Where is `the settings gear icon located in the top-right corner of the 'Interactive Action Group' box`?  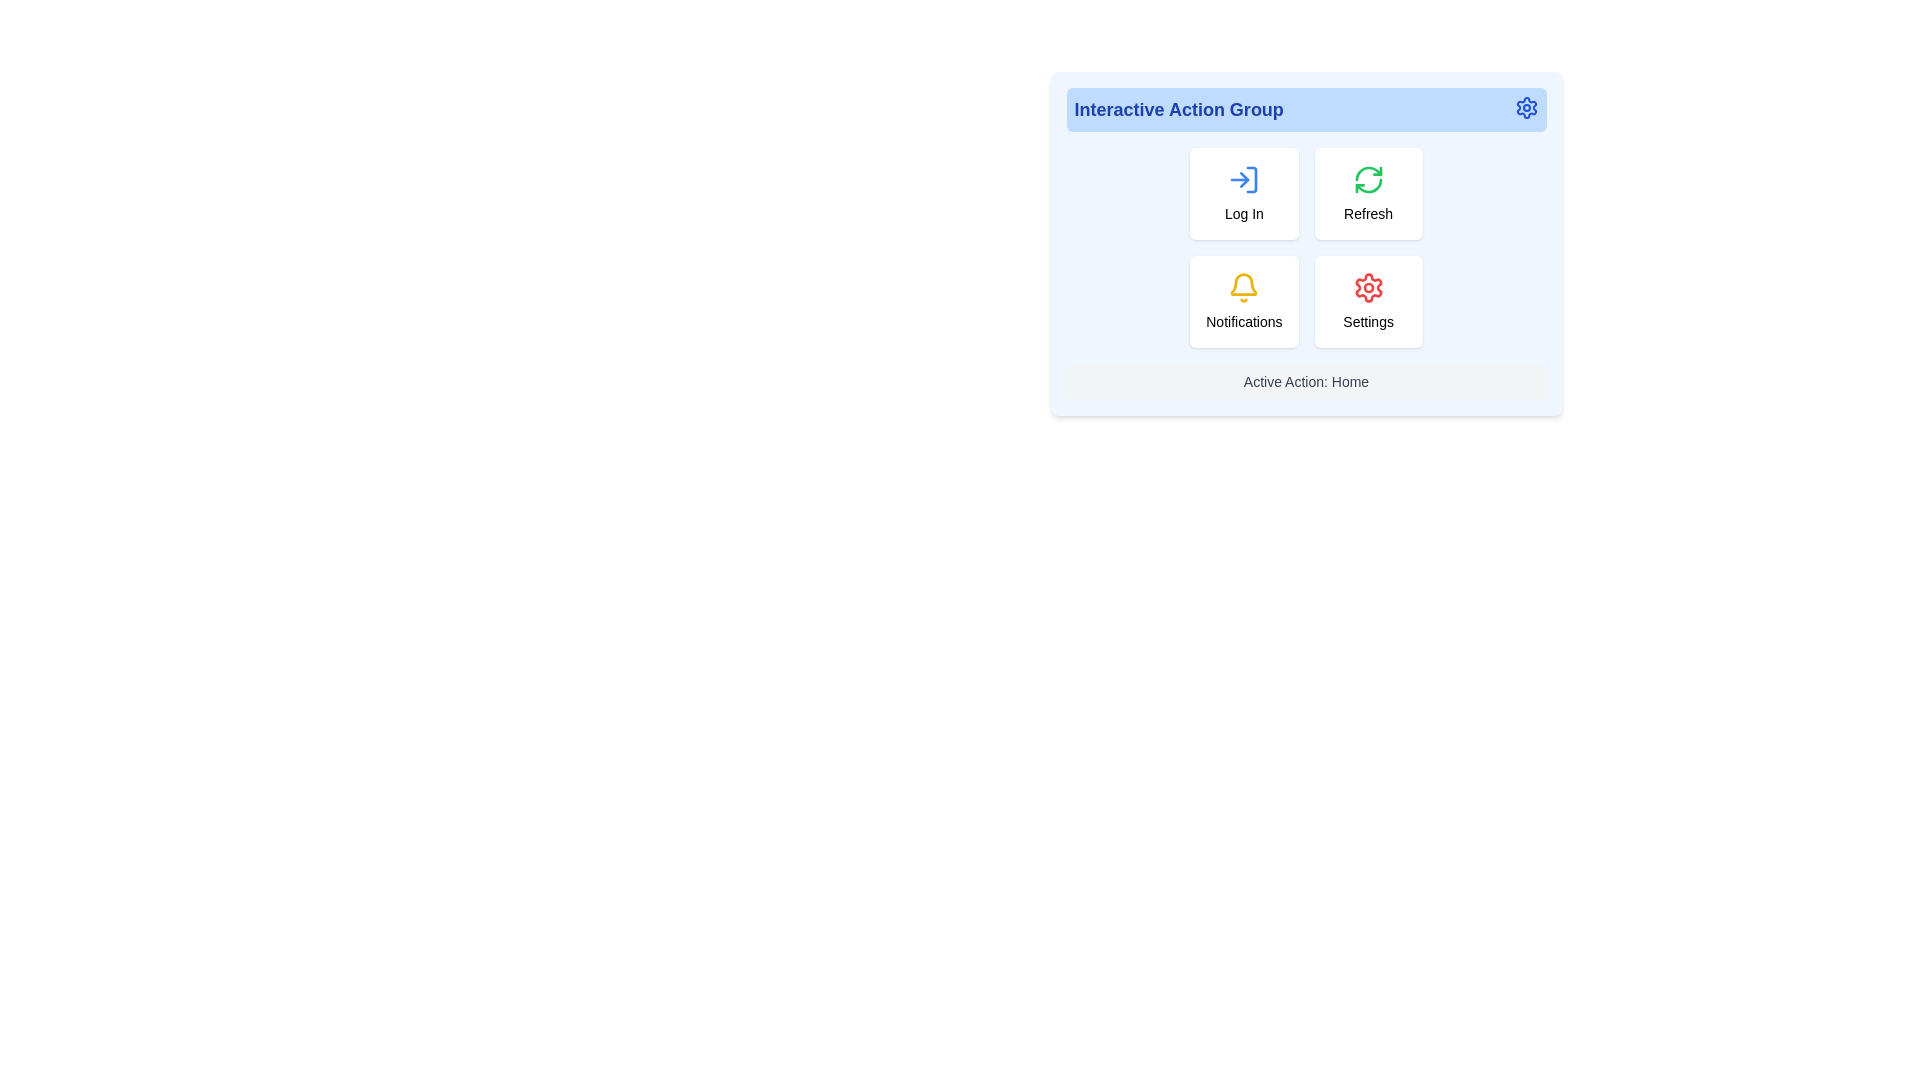 the settings gear icon located in the top-right corner of the 'Interactive Action Group' box is located at coordinates (1525, 108).